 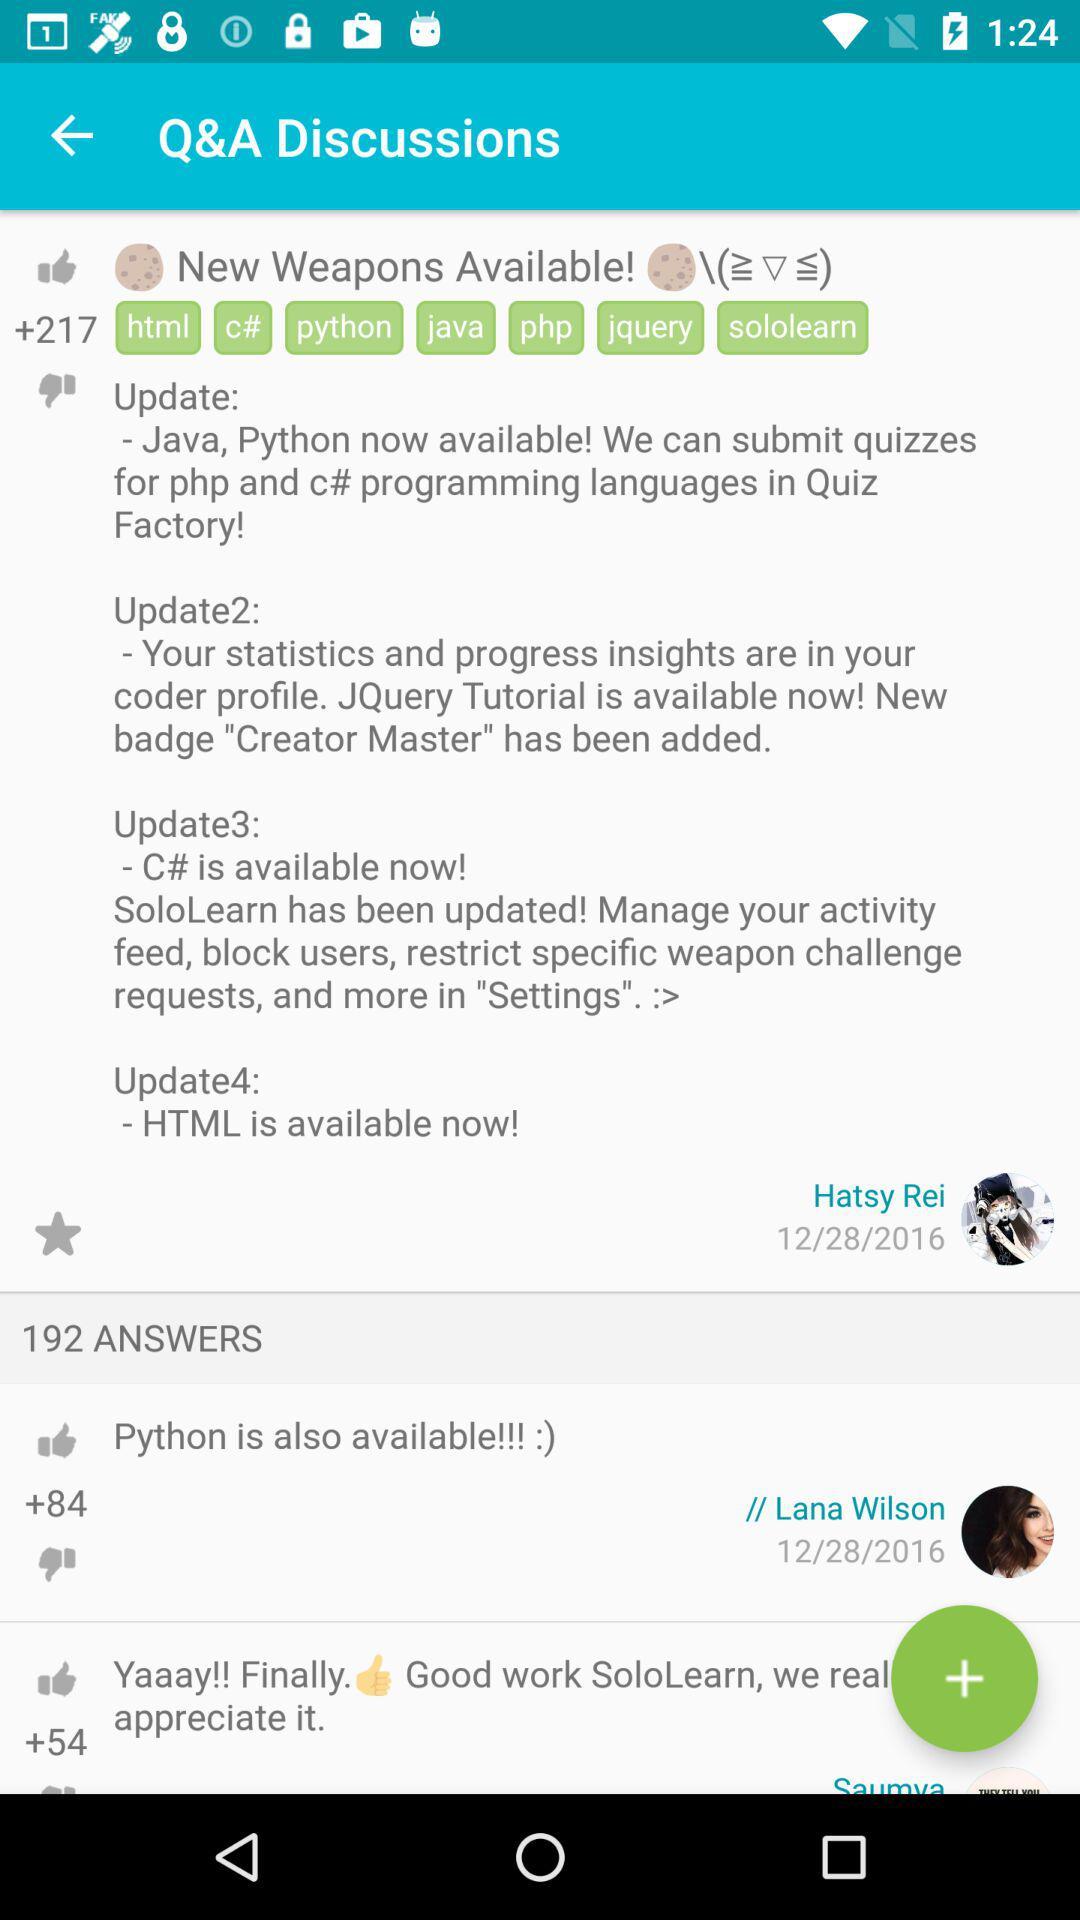 What do you see at coordinates (55, 265) in the screenshot?
I see `like the article` at bounding box center [55, 265].